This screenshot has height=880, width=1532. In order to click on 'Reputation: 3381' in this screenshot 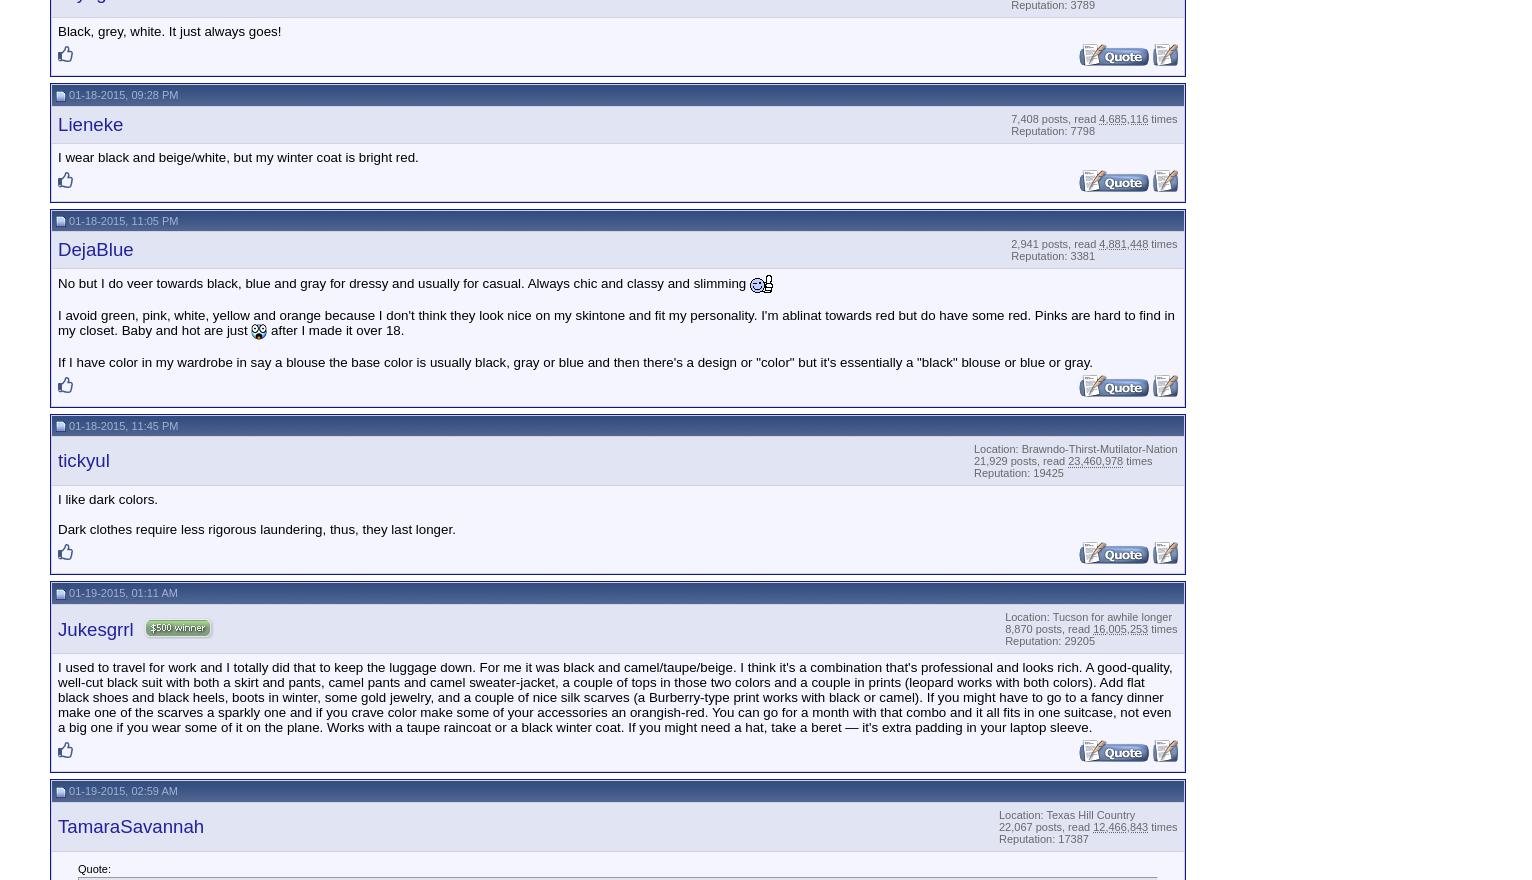, I will do `click(1052, 254)`.